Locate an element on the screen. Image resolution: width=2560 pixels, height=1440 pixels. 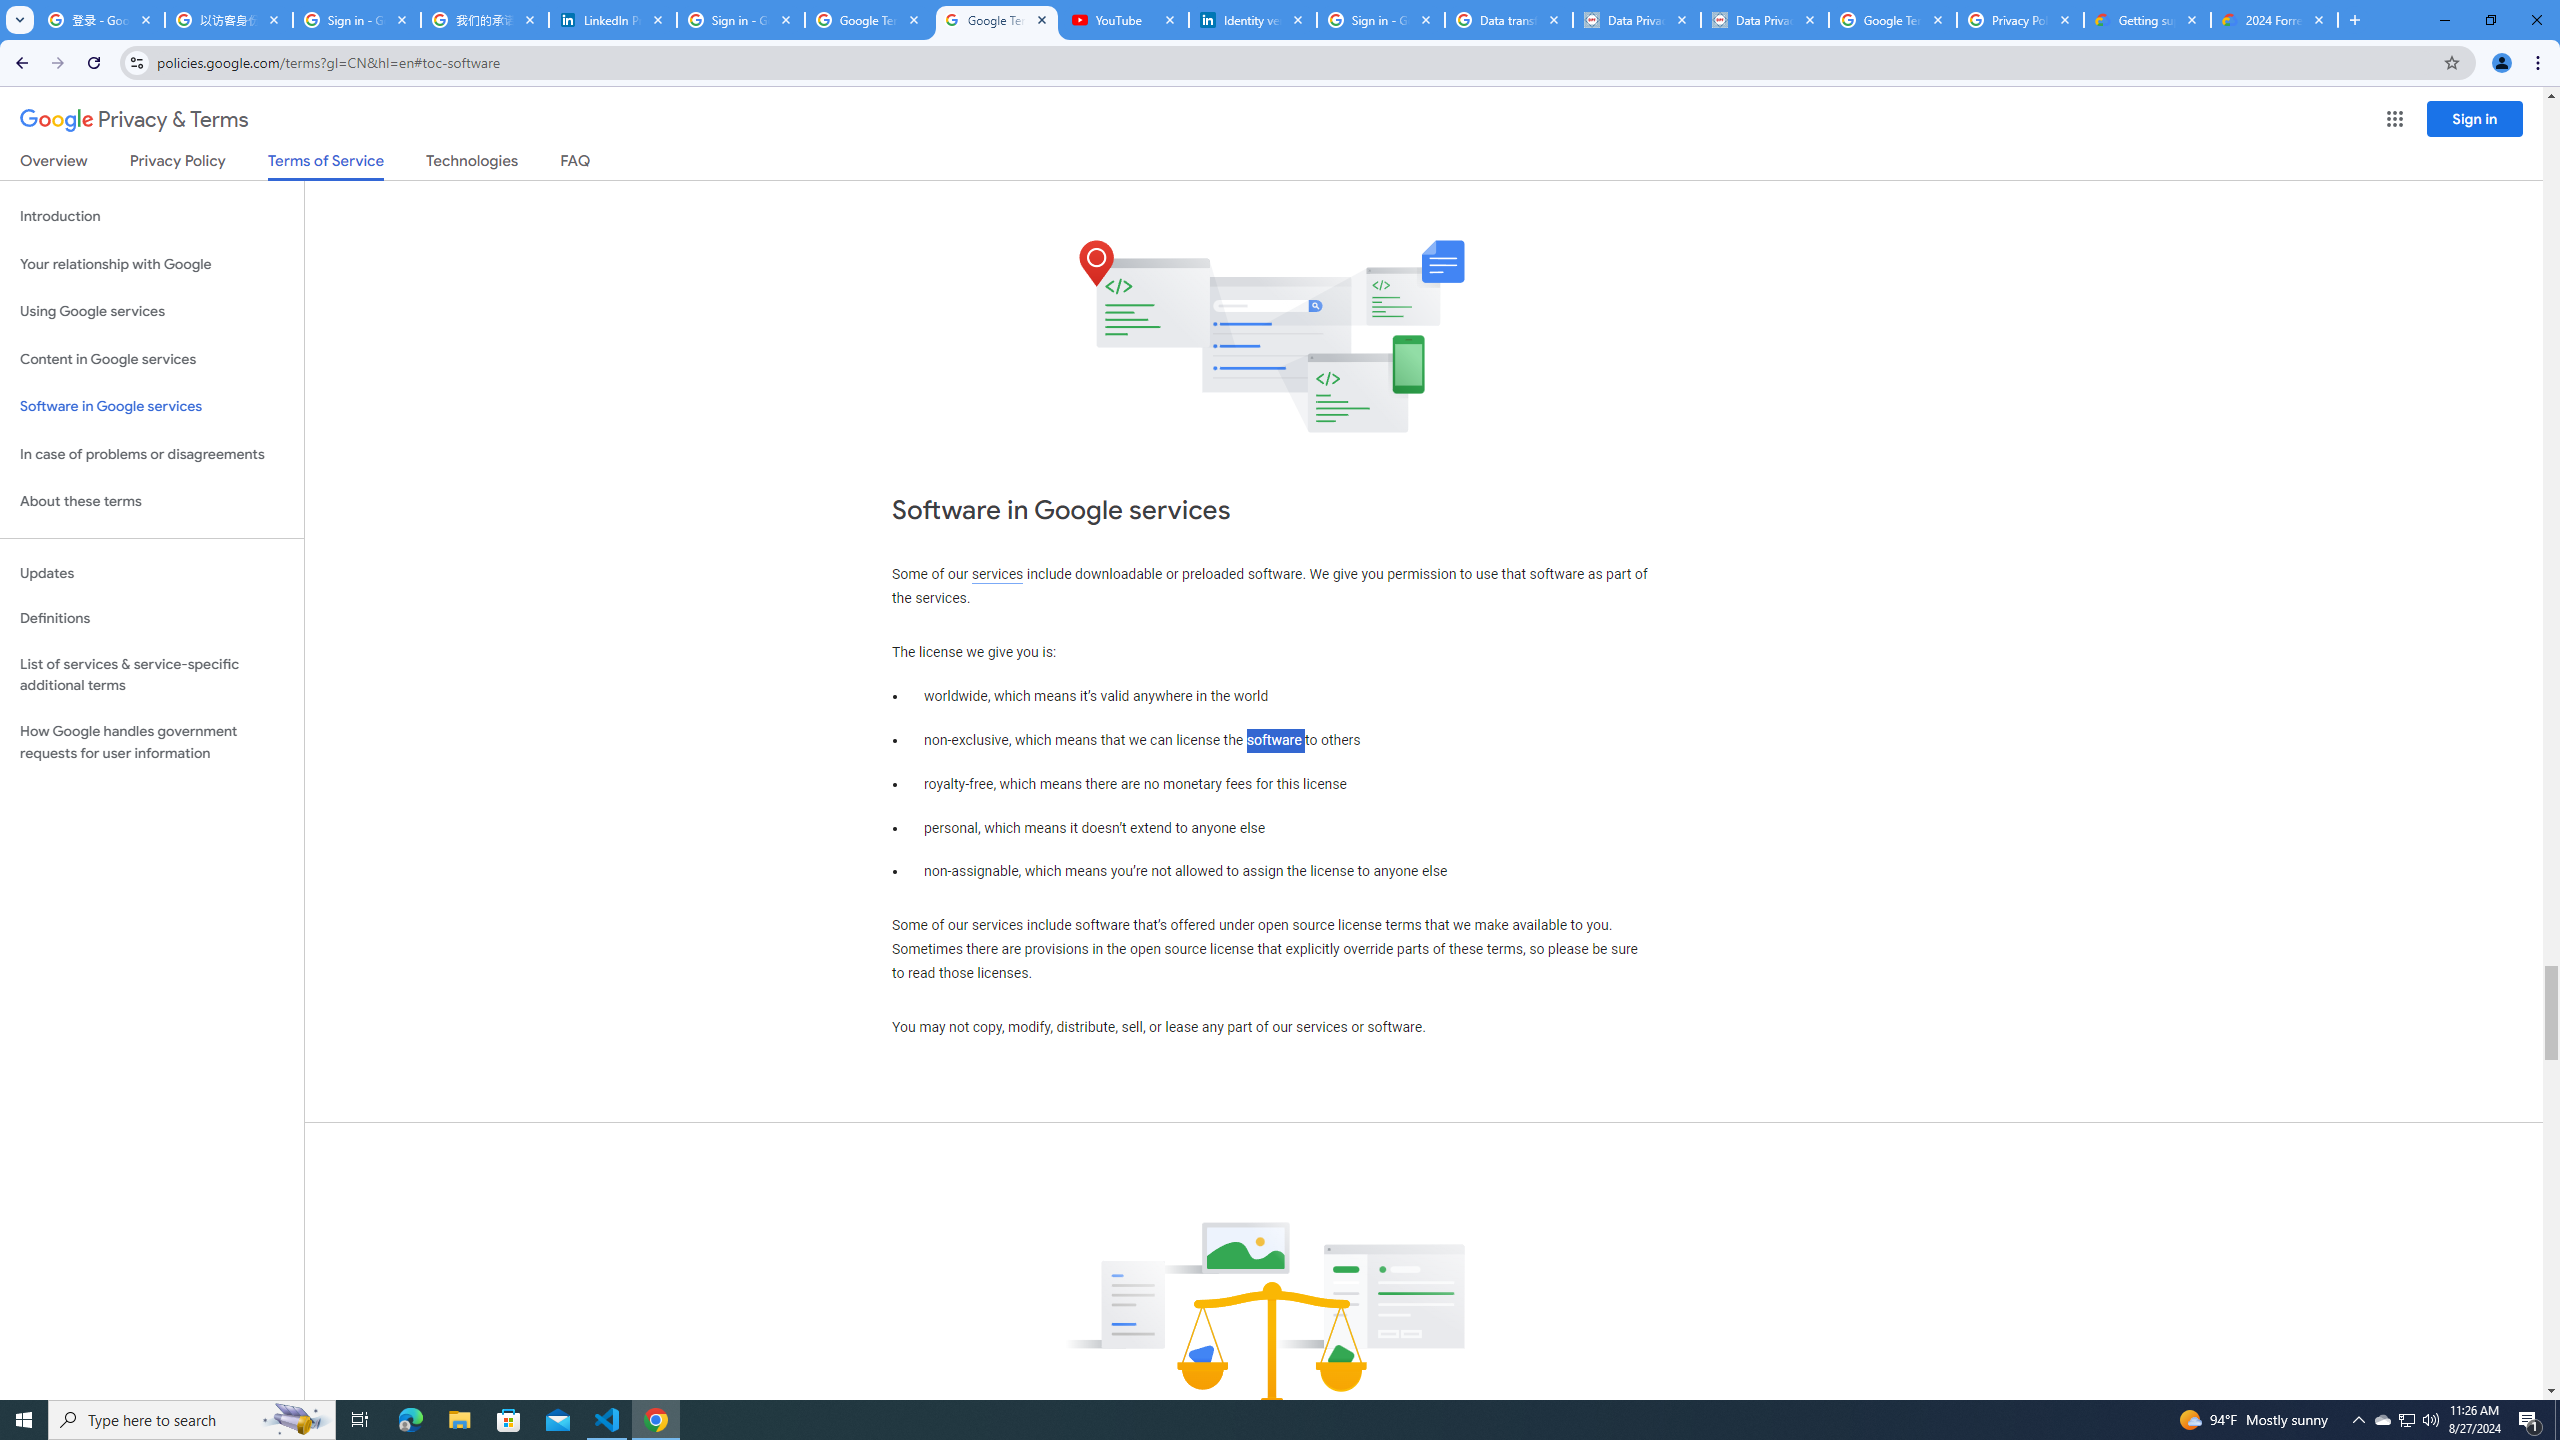
'Content in Google services' is located at coordinates (151, 360).